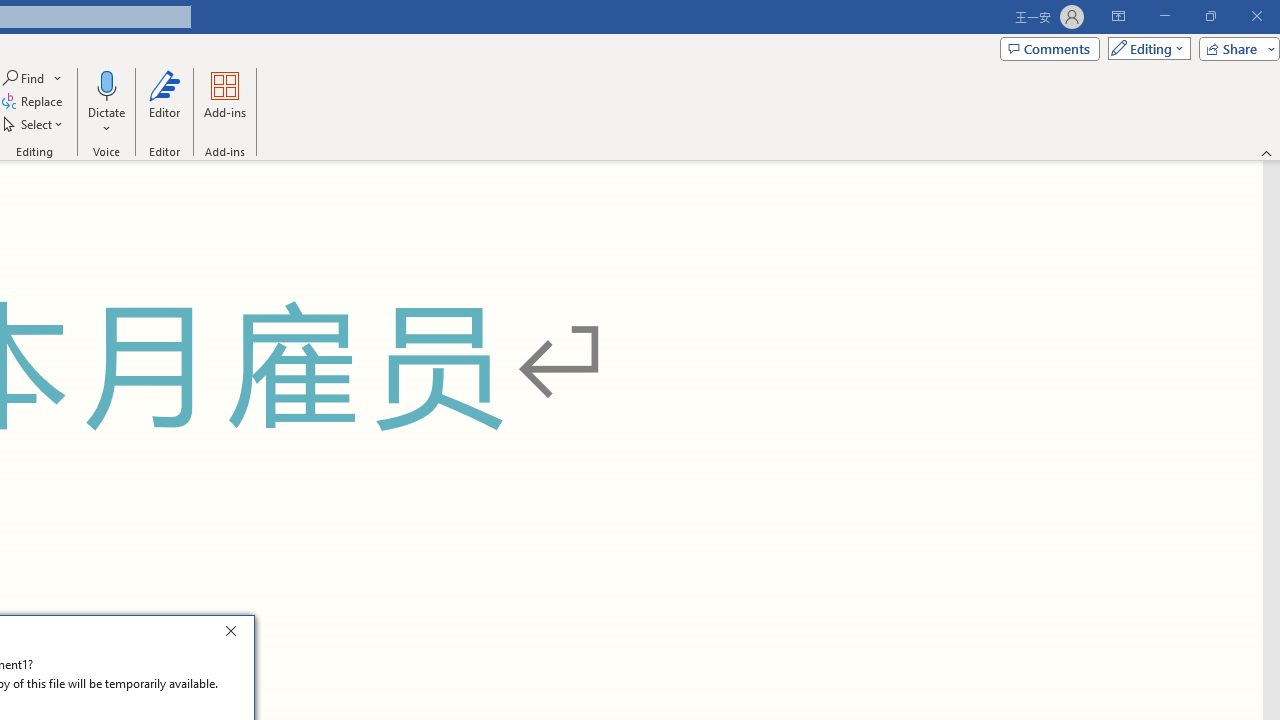 Image resolution: width=1280 pixels, height=720 pixels. What do you see at coordinates (1266, 152) in the screenshot?
I see `'Collapse the Ribbon'` at bounding box center [1266, 152].